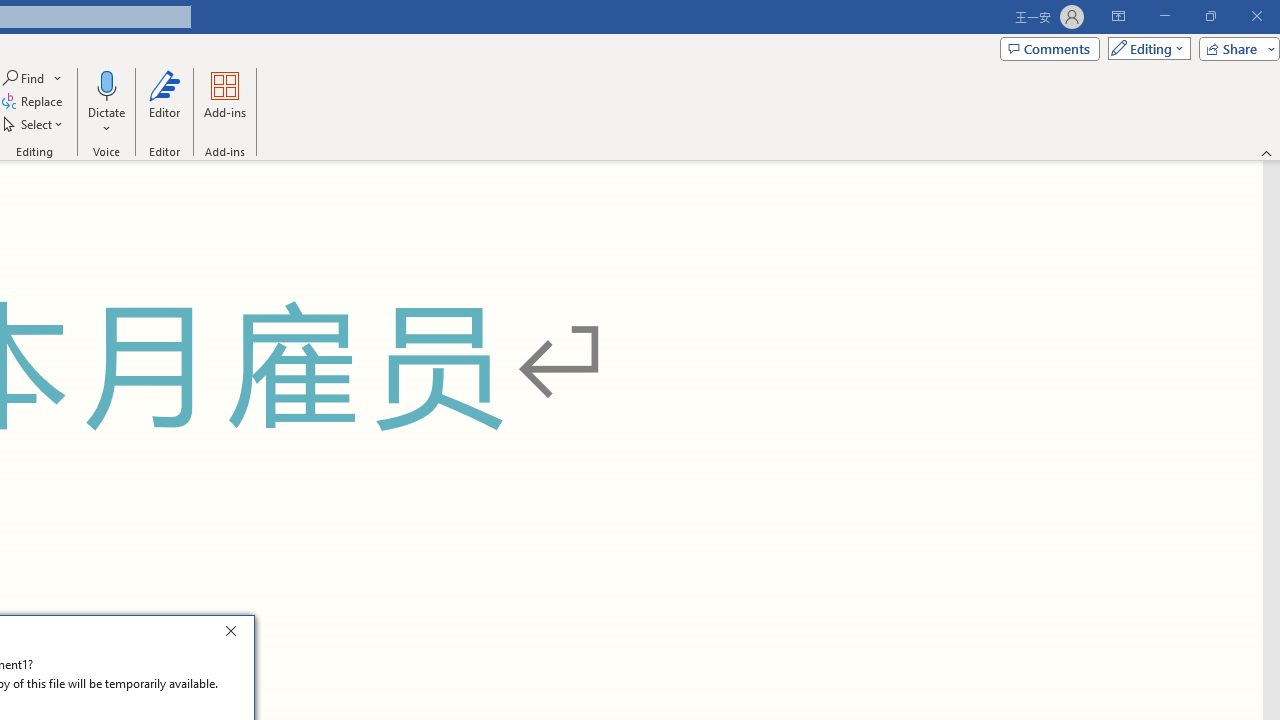 Image resolution: width=1280 pixels, height=720 pixels. What do you see at coordinates (1266, 152) in the screenshot?
I see `'Collapse the Ribbon'` at bounding box center [1266, 152].